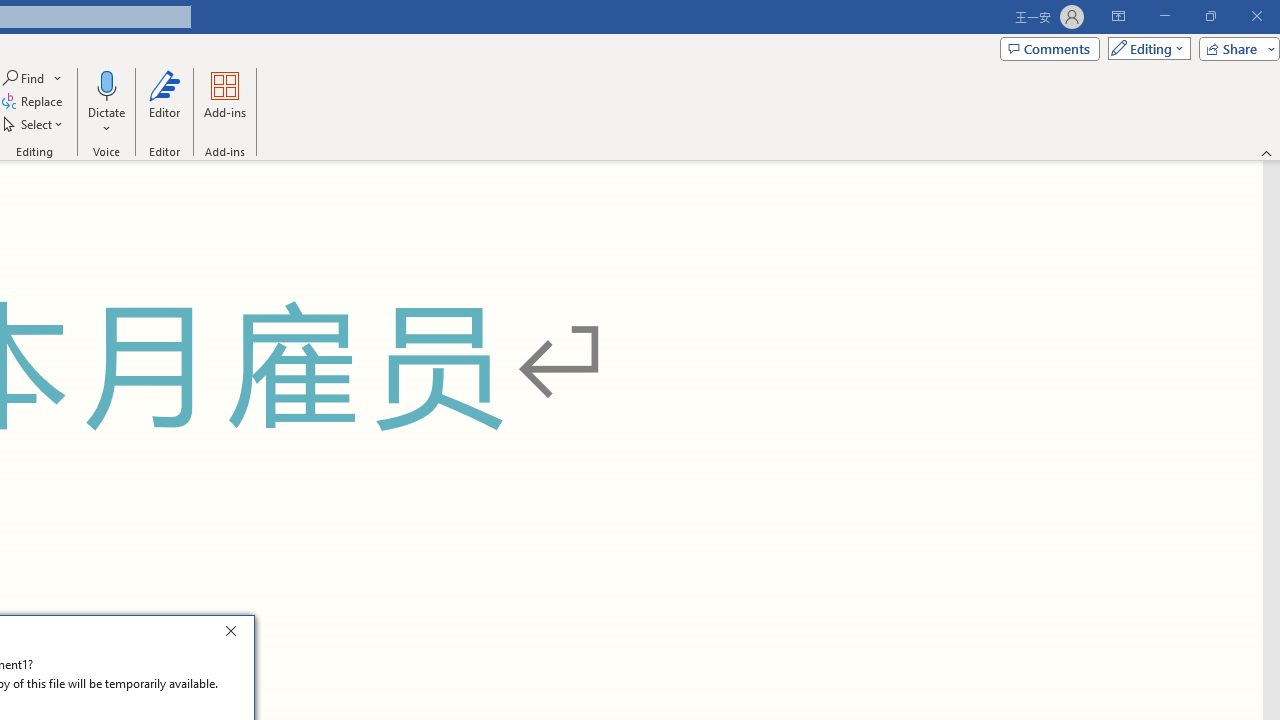 Image resolution: width=1280 pixels, height=720 pixels. What do you see at coordinates (1266, 152) in the screenshot?
I see `'Collapse the Ribbon'` at bounding box center [1266, 152].